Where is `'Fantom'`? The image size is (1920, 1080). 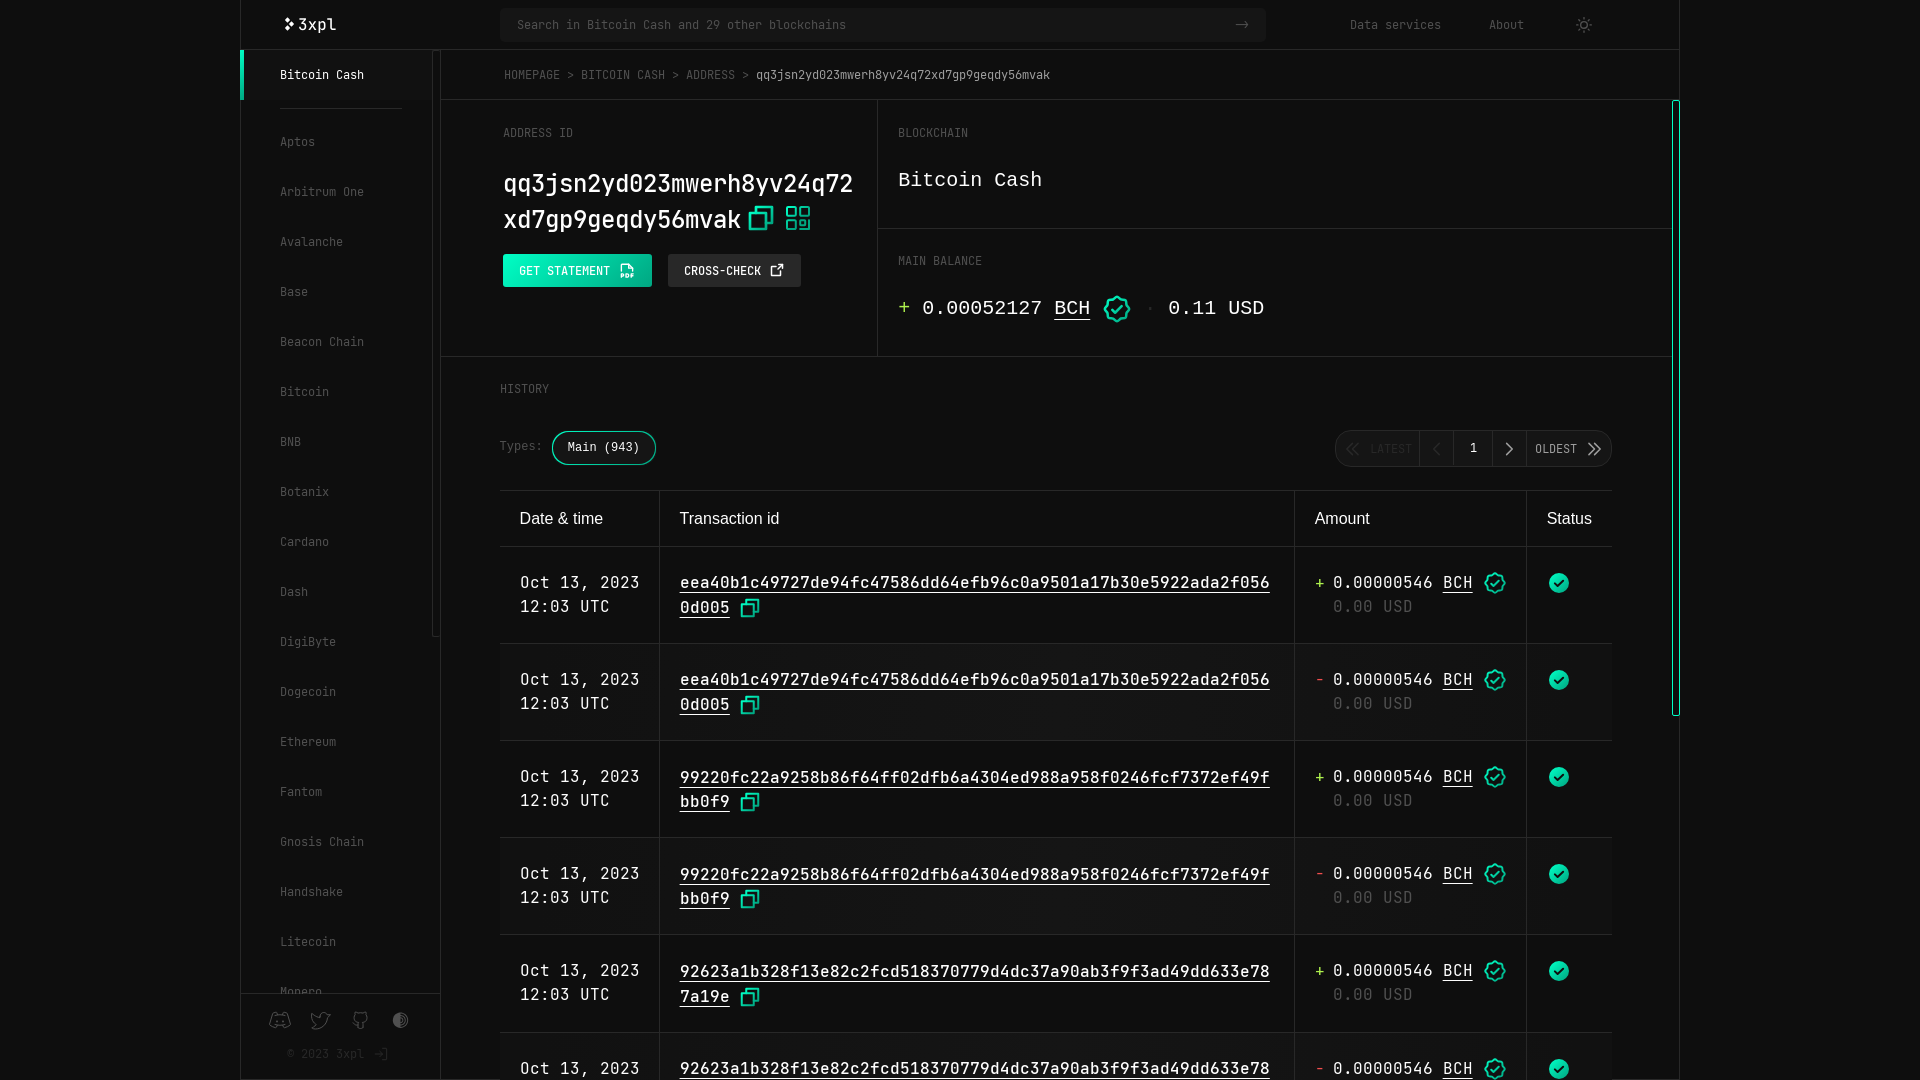
'Fantom' is located at coordinates (240, 790).